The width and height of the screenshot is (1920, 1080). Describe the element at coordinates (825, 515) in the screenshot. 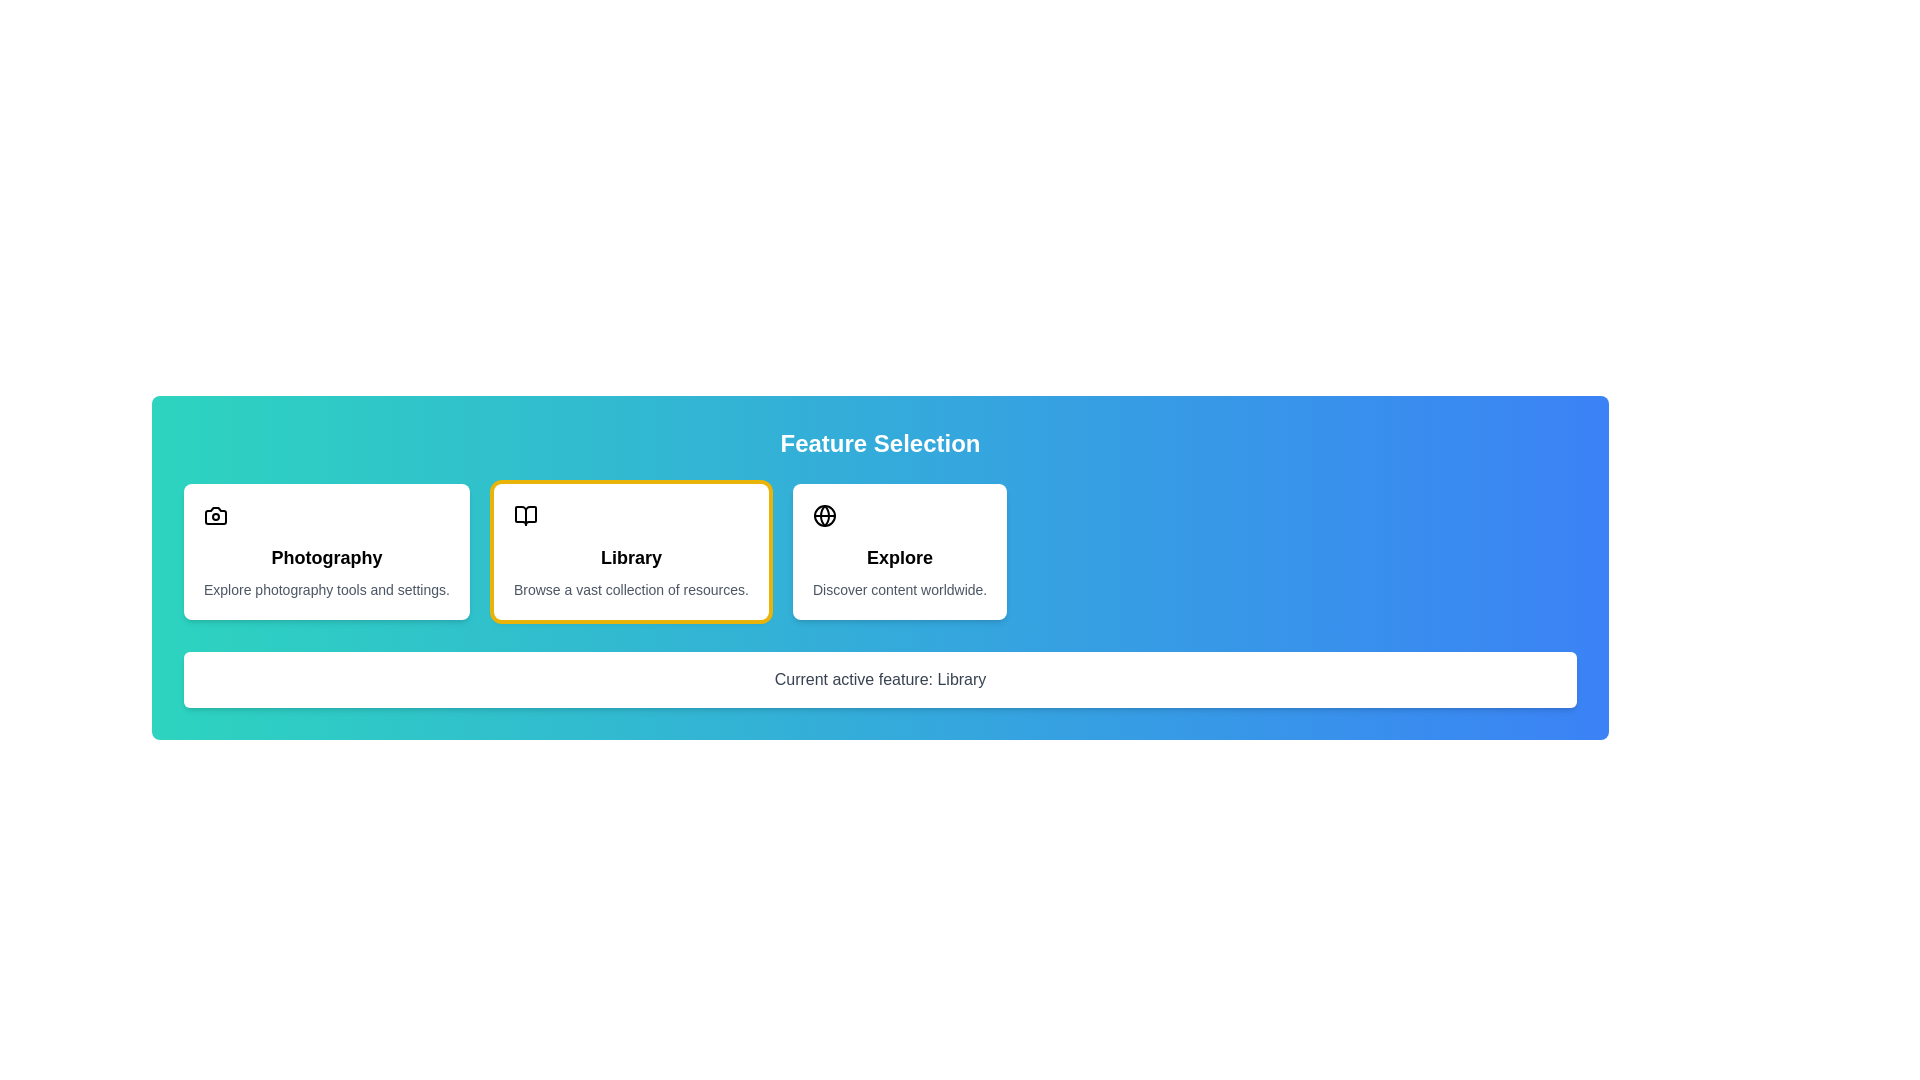

I see `the circular SVG graphic element of the globe icon, which is located above the 'Photography' option in the feature selection interface` at that location.